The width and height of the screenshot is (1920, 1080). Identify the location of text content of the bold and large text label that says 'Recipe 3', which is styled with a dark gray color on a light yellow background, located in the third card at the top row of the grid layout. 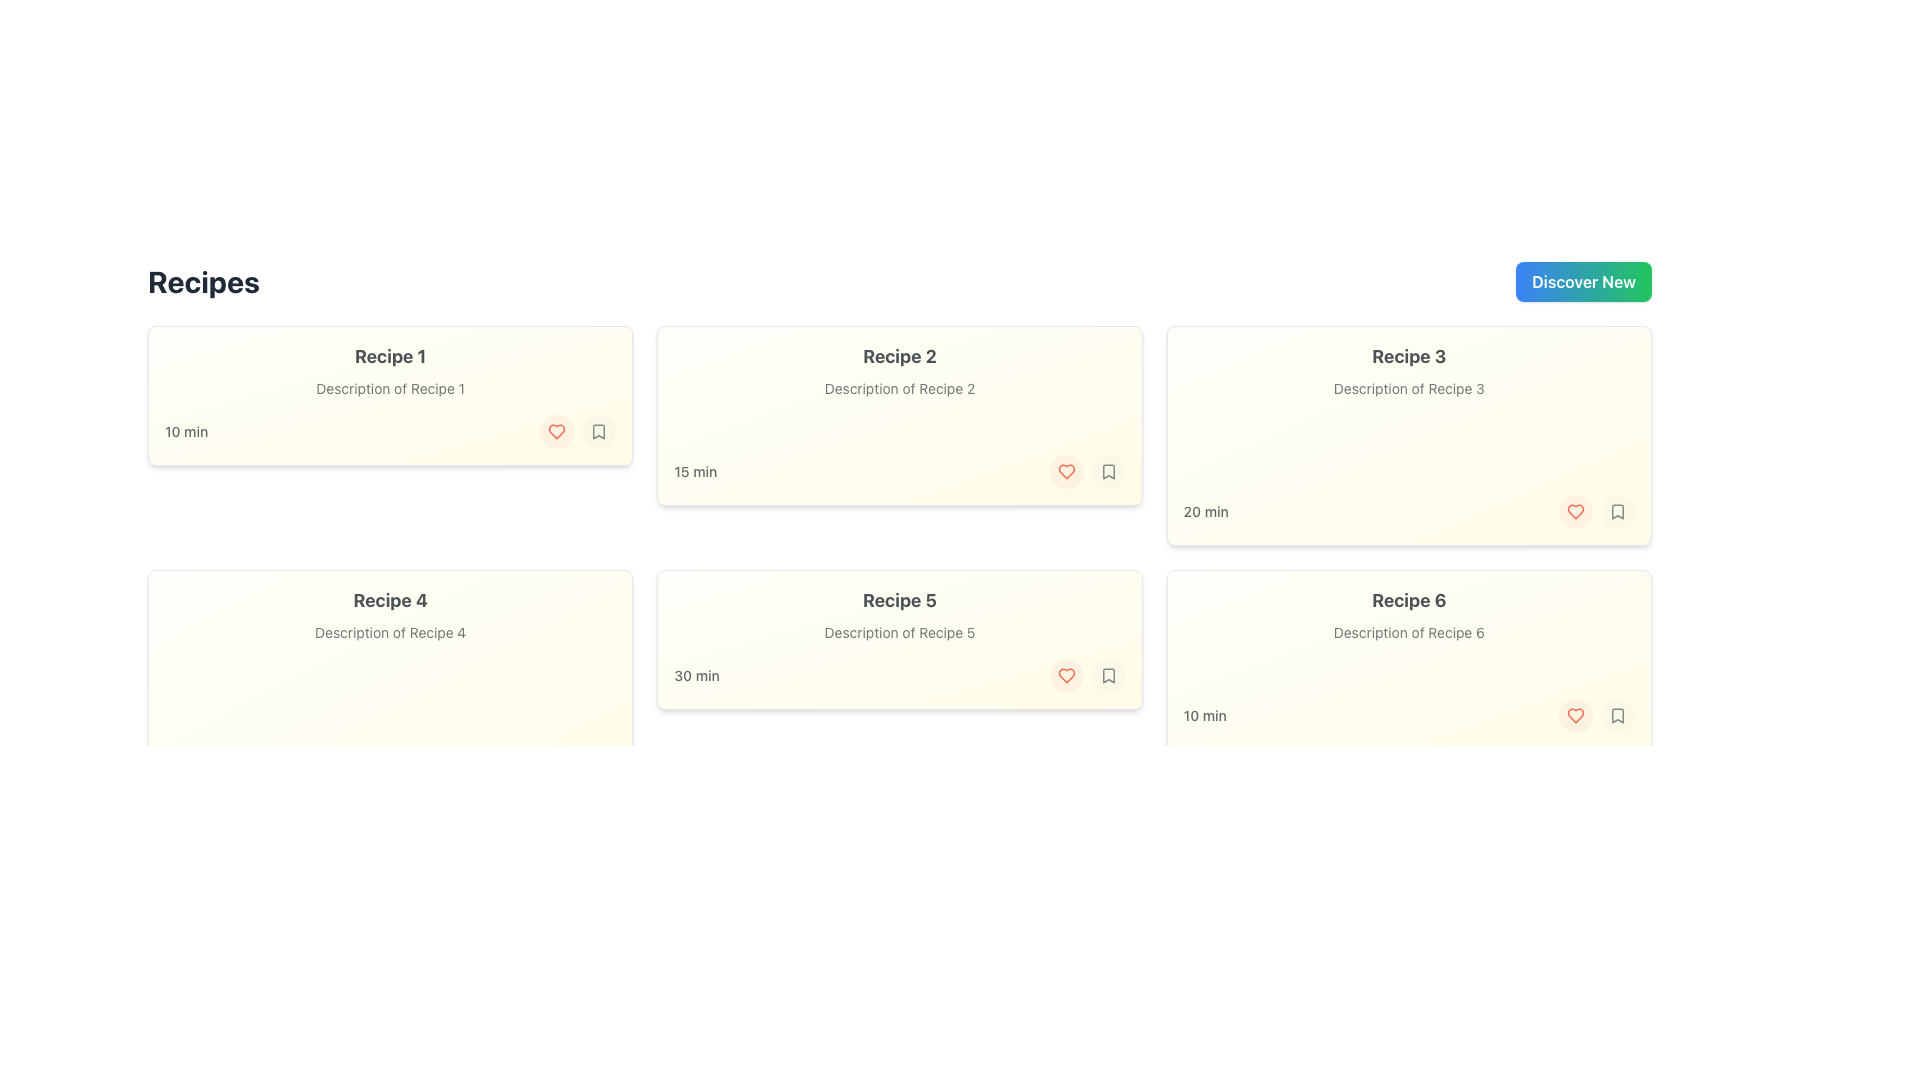
(1408, 356).